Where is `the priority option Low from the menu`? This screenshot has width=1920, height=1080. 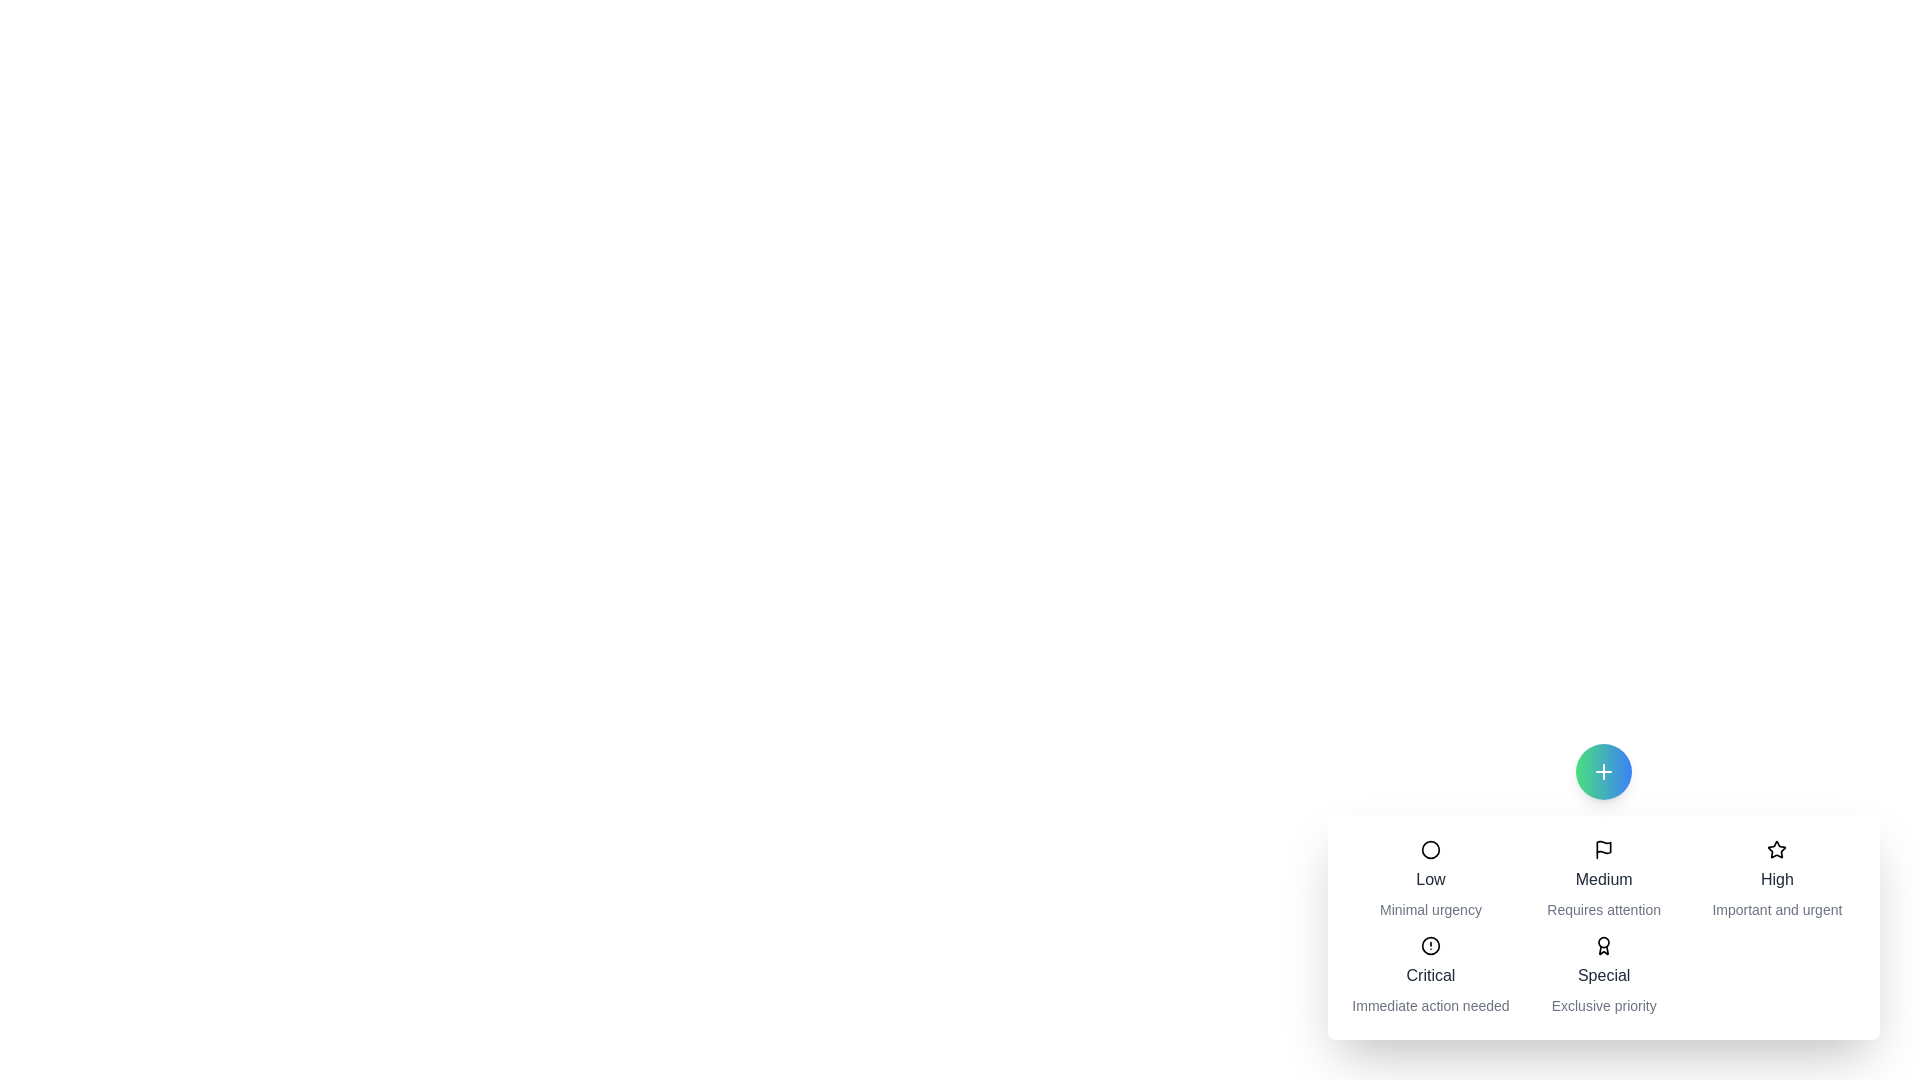
the priority option Low from the menu is located at coordinates (1429, 878).